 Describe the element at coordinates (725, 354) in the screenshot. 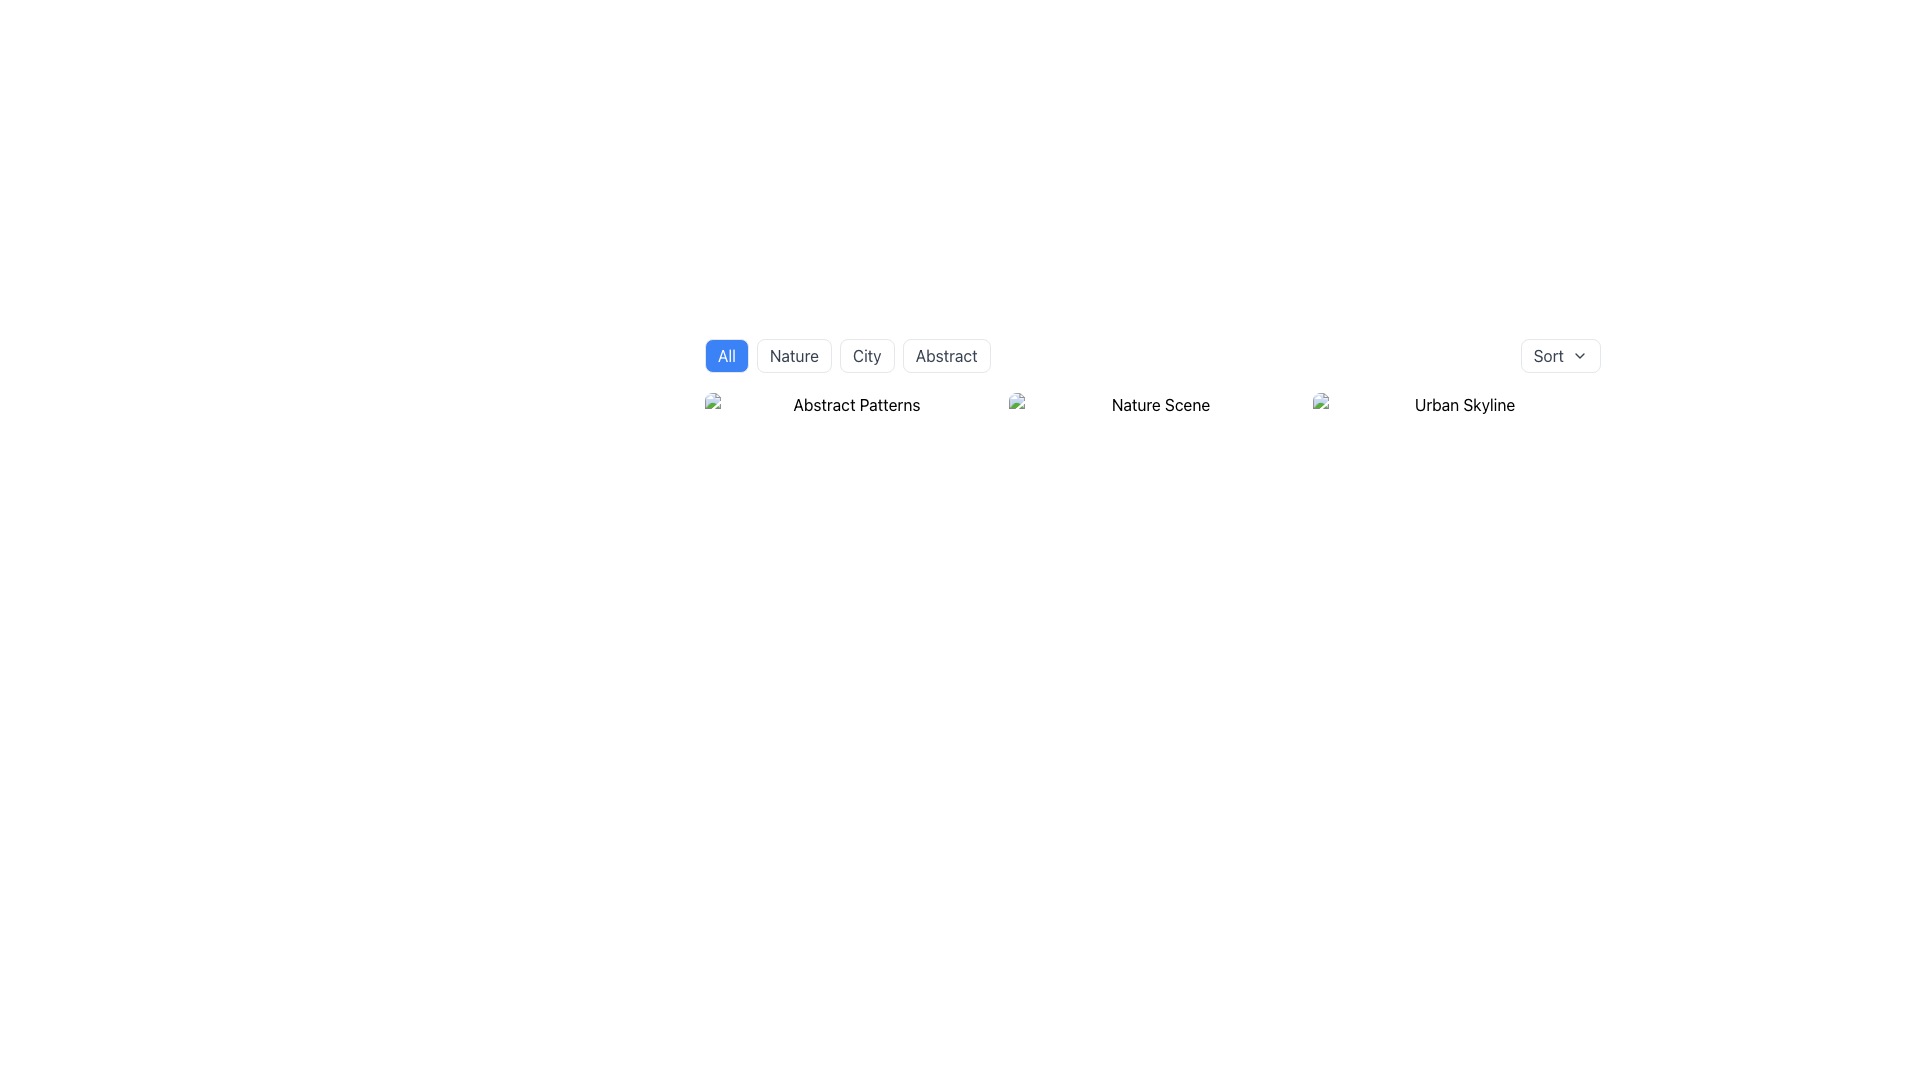

I see `the 'All' button with rounded corners and a blue background` at that location.